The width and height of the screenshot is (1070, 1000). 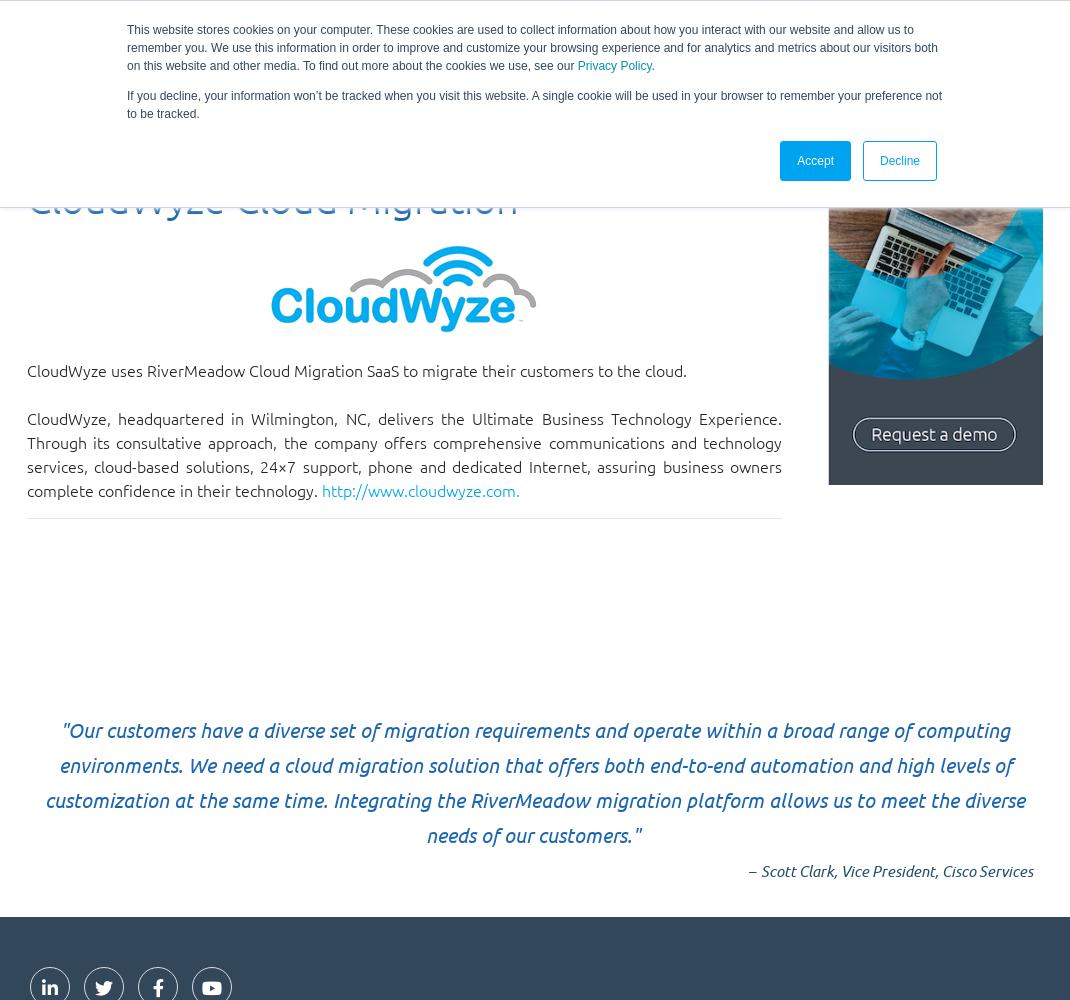 I want to click on 'CloudWyze uses RiverMeadow Cloud Migration SaaS to migrate their customers to the cloud.', so click(x=355, y=369).